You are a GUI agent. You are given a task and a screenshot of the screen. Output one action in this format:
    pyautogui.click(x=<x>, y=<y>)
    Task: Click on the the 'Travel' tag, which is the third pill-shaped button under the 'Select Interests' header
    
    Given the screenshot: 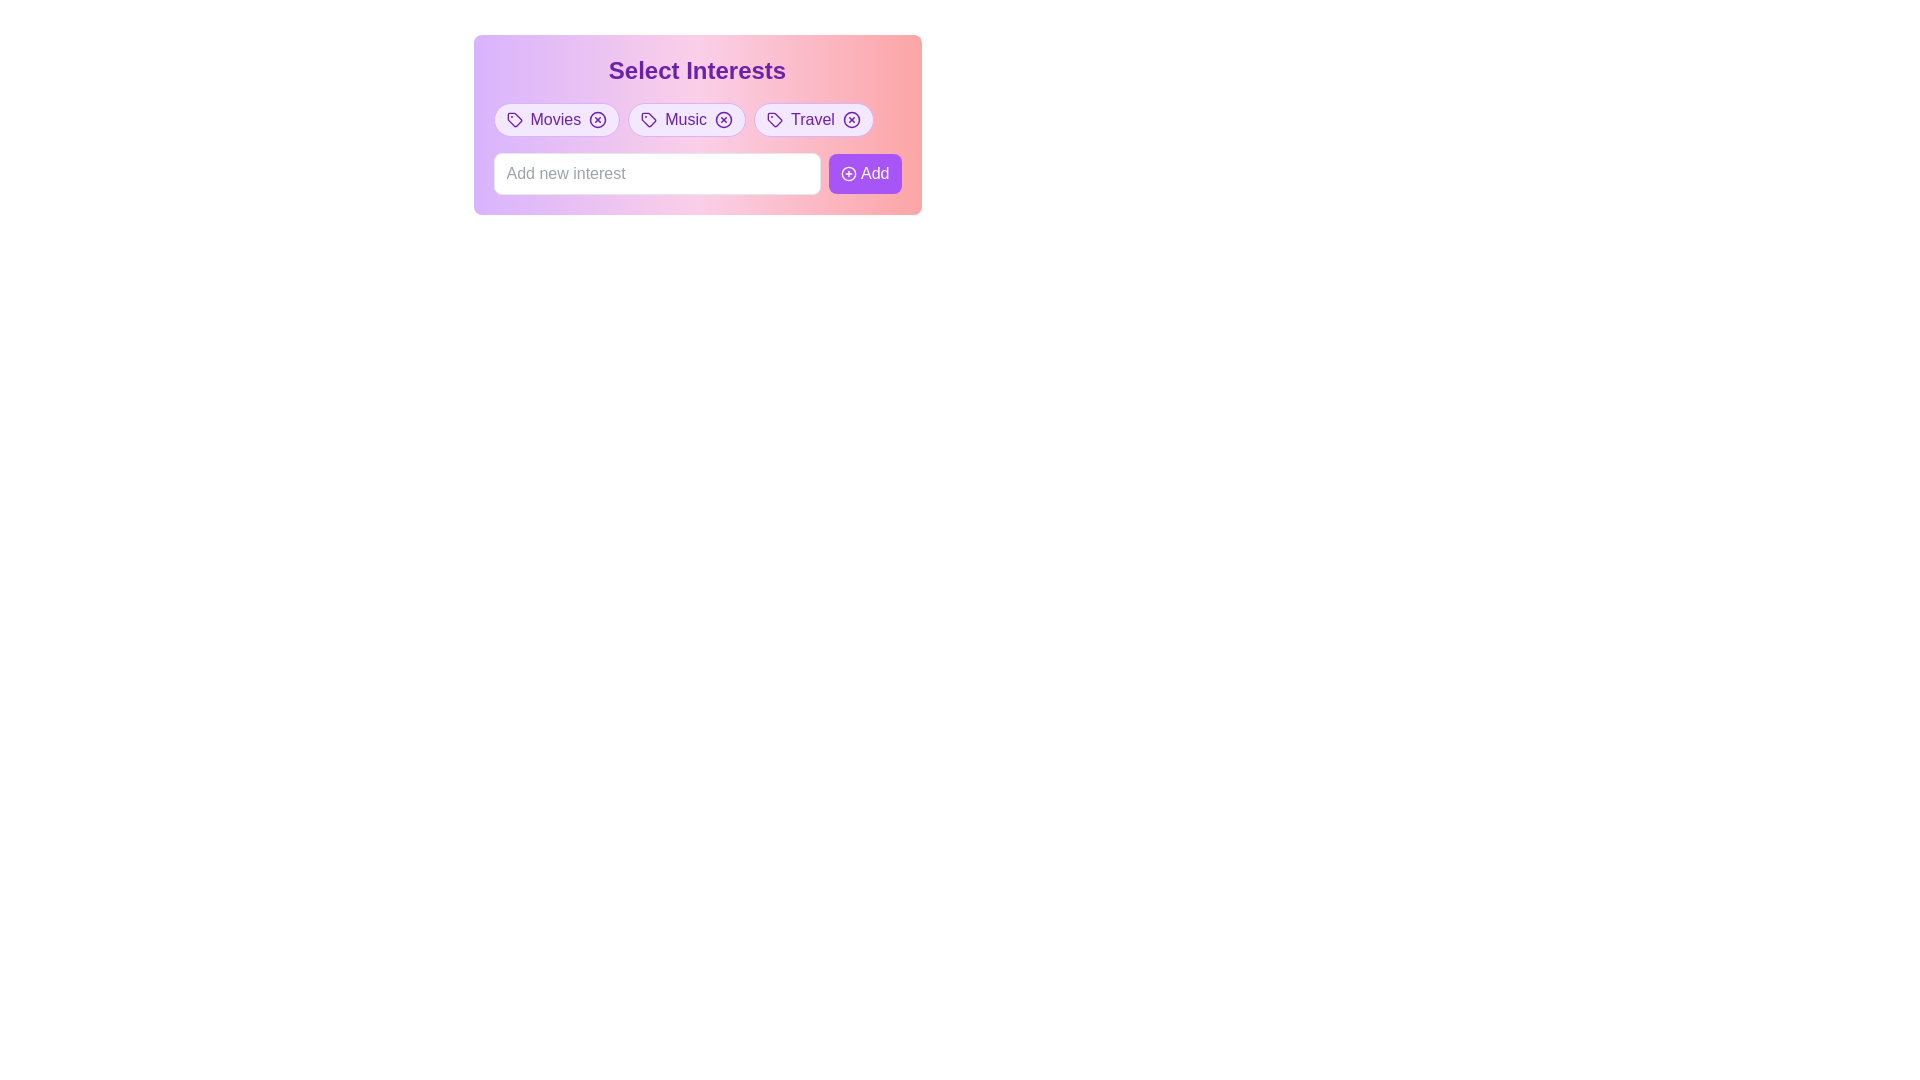 What is the action you would take?
    pyautogui.click(x=813, y=119)
    